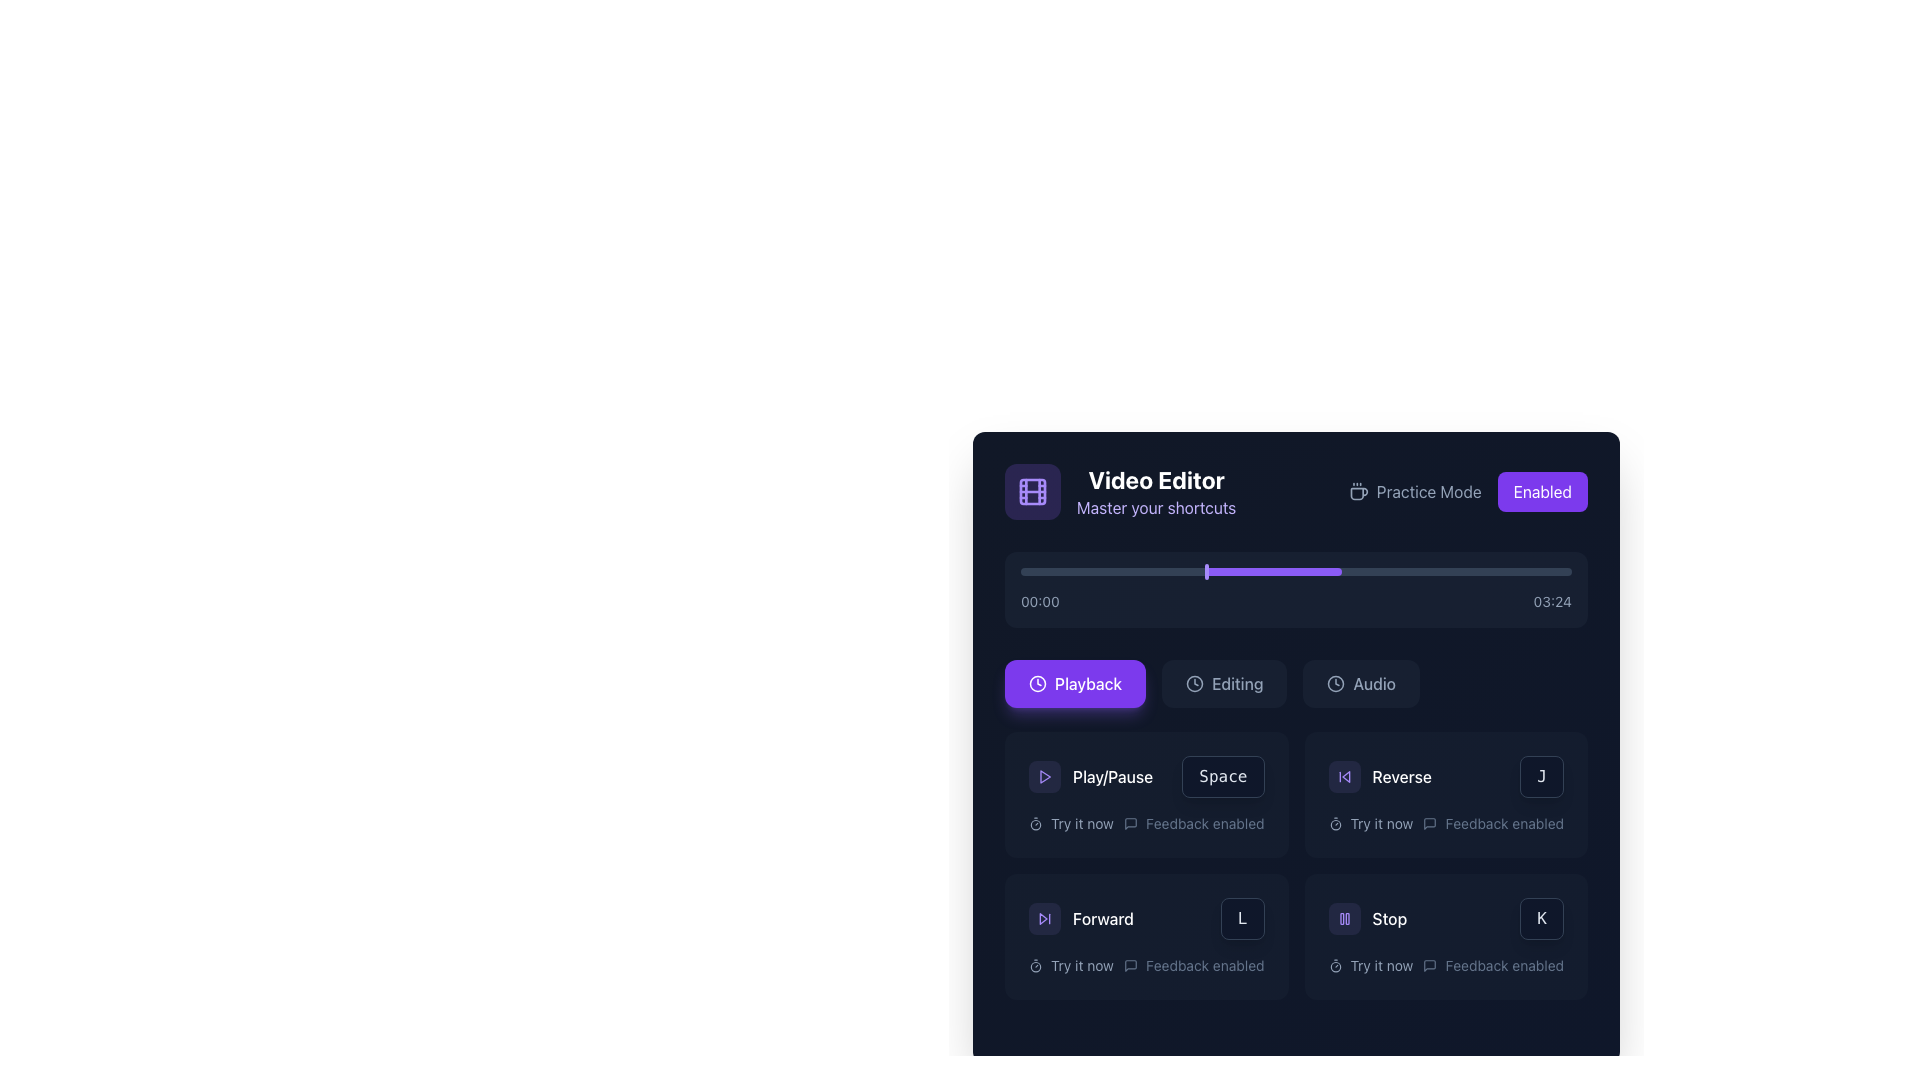 The width and height of the screenshot is (1920, 1080). I want to click on the 'Stop' button in the lower right panel of the media playback interface, so click(1366, 918).